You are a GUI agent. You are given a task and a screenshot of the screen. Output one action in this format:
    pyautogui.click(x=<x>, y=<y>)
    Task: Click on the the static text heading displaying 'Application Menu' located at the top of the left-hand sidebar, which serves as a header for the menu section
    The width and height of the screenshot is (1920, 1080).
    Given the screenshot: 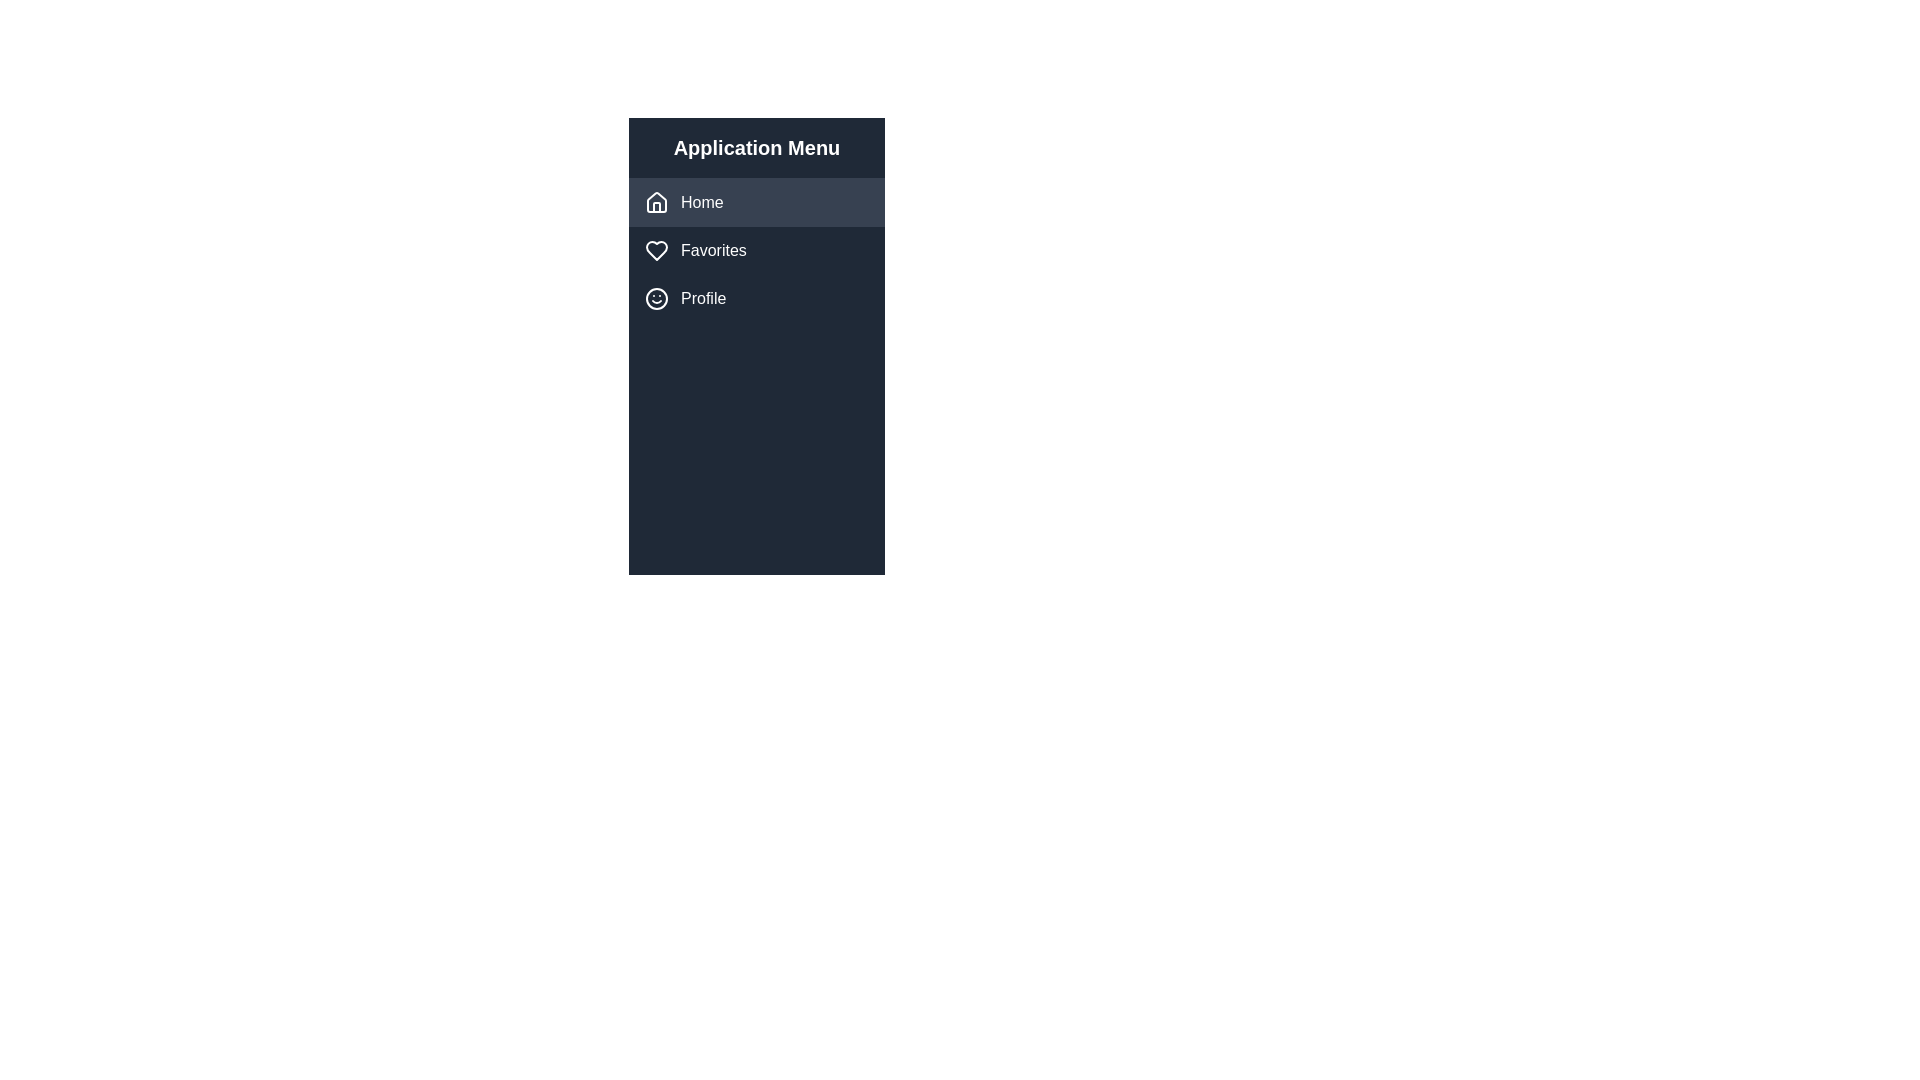 What is the action you would take?
    pyautogui.click(x=756, y=147)
    